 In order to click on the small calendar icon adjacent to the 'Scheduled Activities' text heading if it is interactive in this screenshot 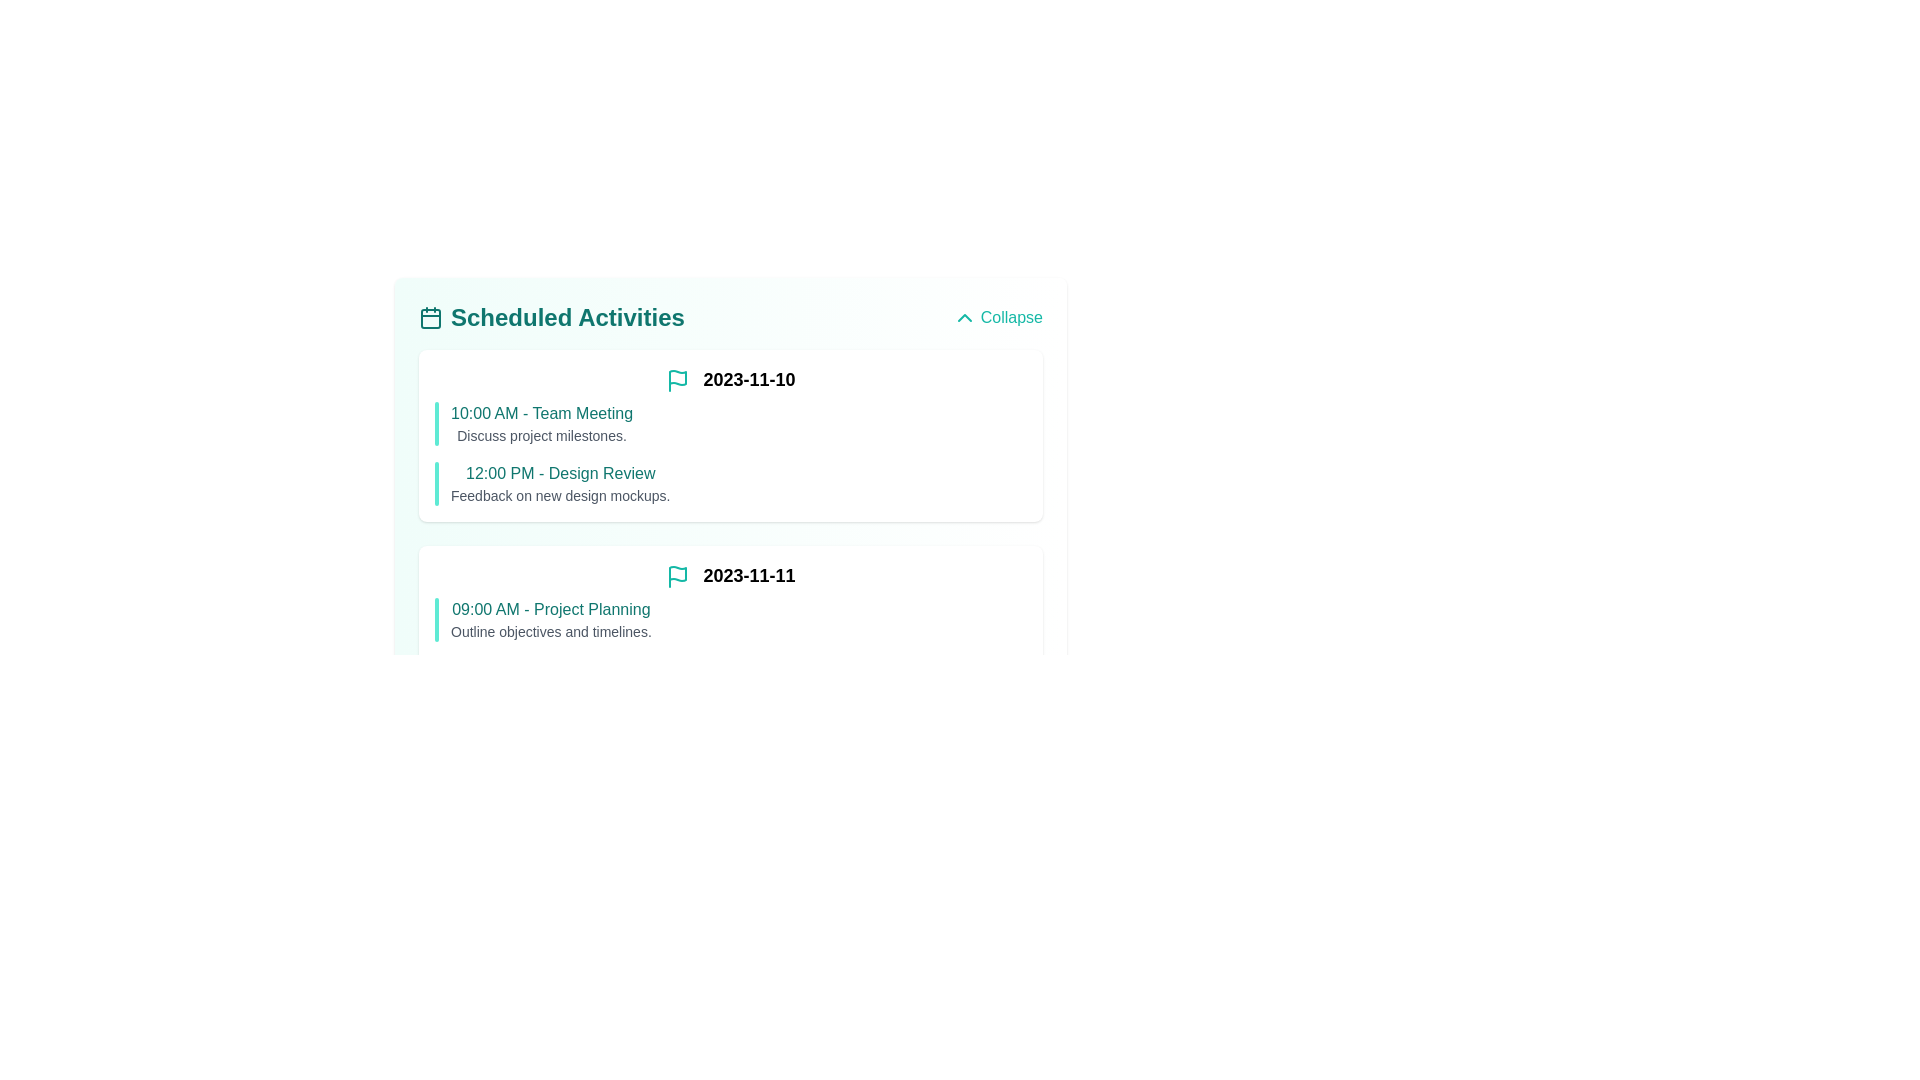, I will do `click(552, 316)`.